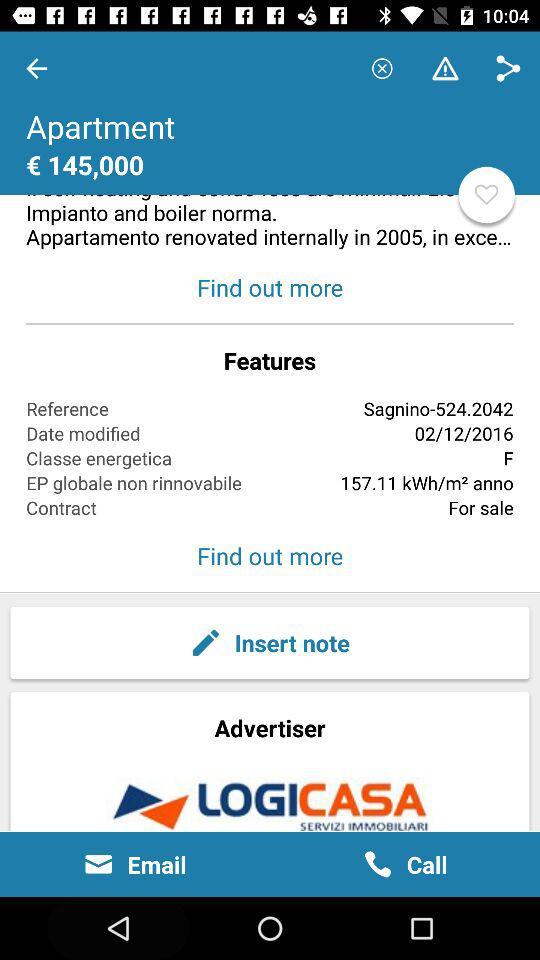  What do you see at coordinates (270, 140) in the screenshot?
I see `como sagnino three item` at bounding box center [270, 140].